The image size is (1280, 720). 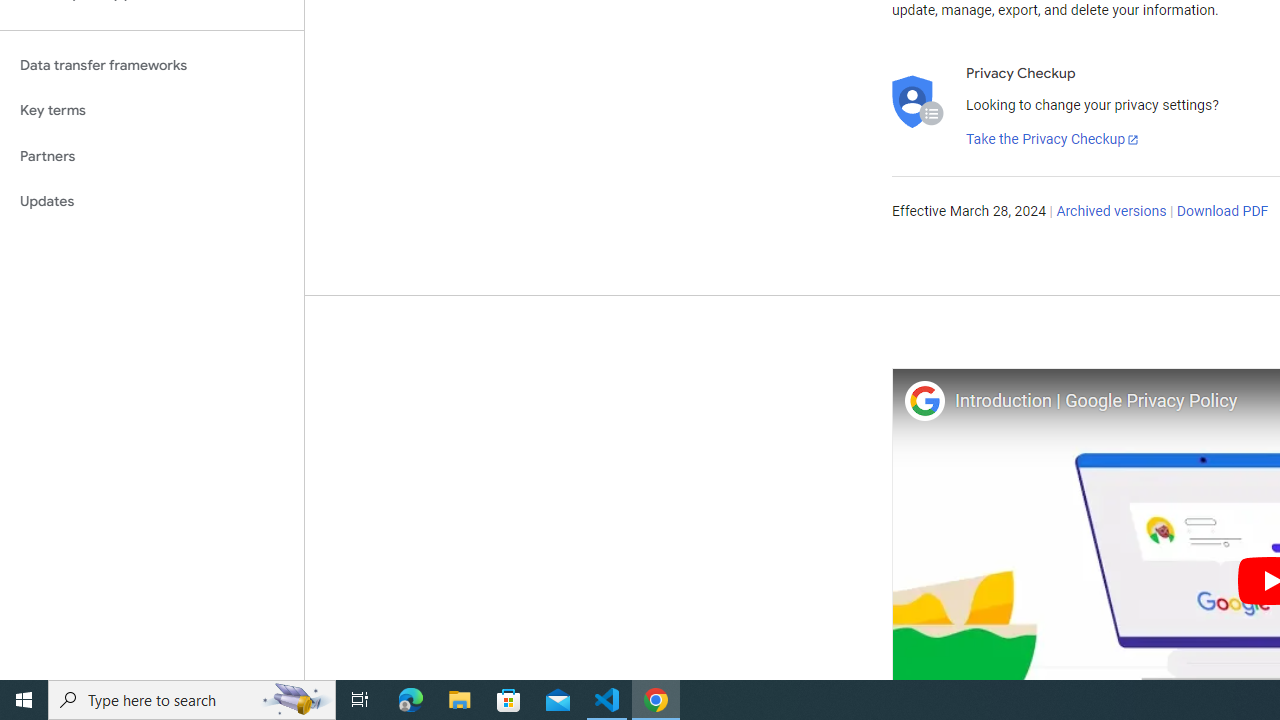 What do you see at coordinates (1052, 139) in the screenshot?
I see `'Take the Privacy Checkup'` at bounding box center [1052, 139].